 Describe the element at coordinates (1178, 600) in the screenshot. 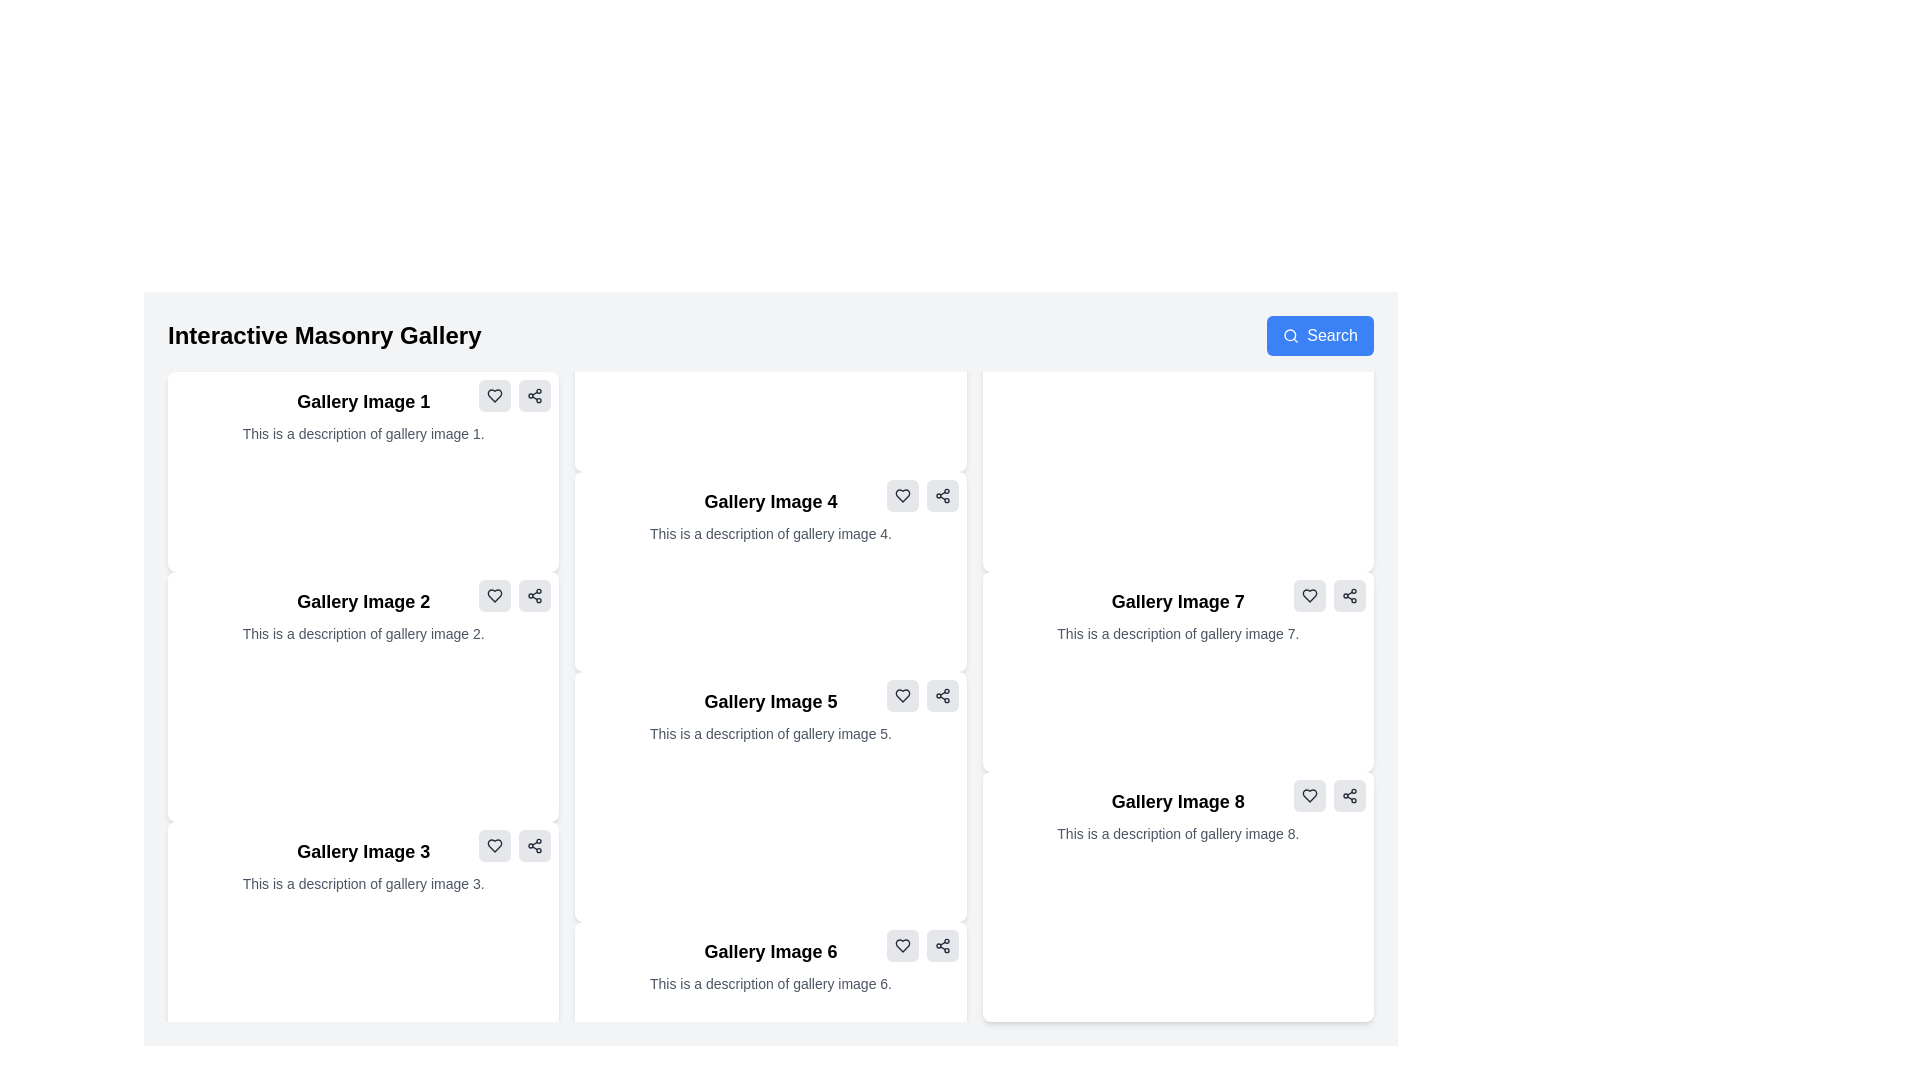

I see `title text label for the gallery image, which is located at the top of the card labeled 'Gallery Image 7' in the grid layout` at that location.